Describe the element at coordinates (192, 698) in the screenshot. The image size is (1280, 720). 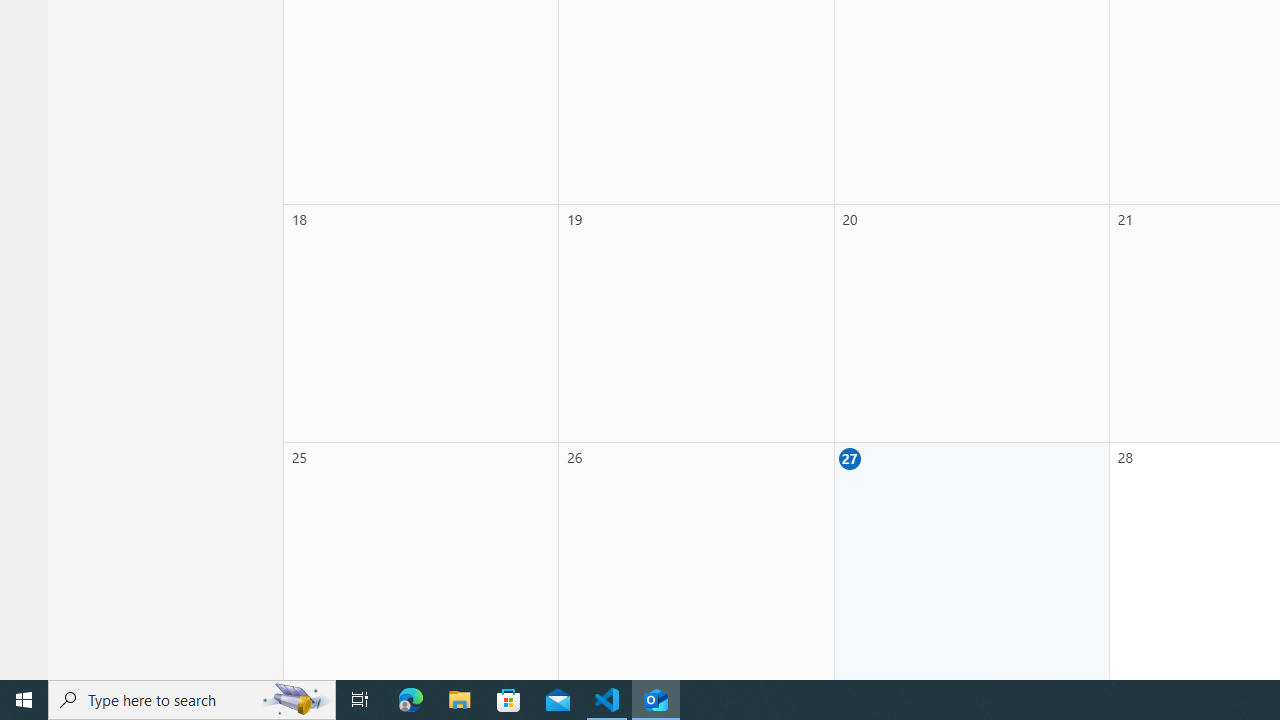
I see `'Type here to search'` at that location.